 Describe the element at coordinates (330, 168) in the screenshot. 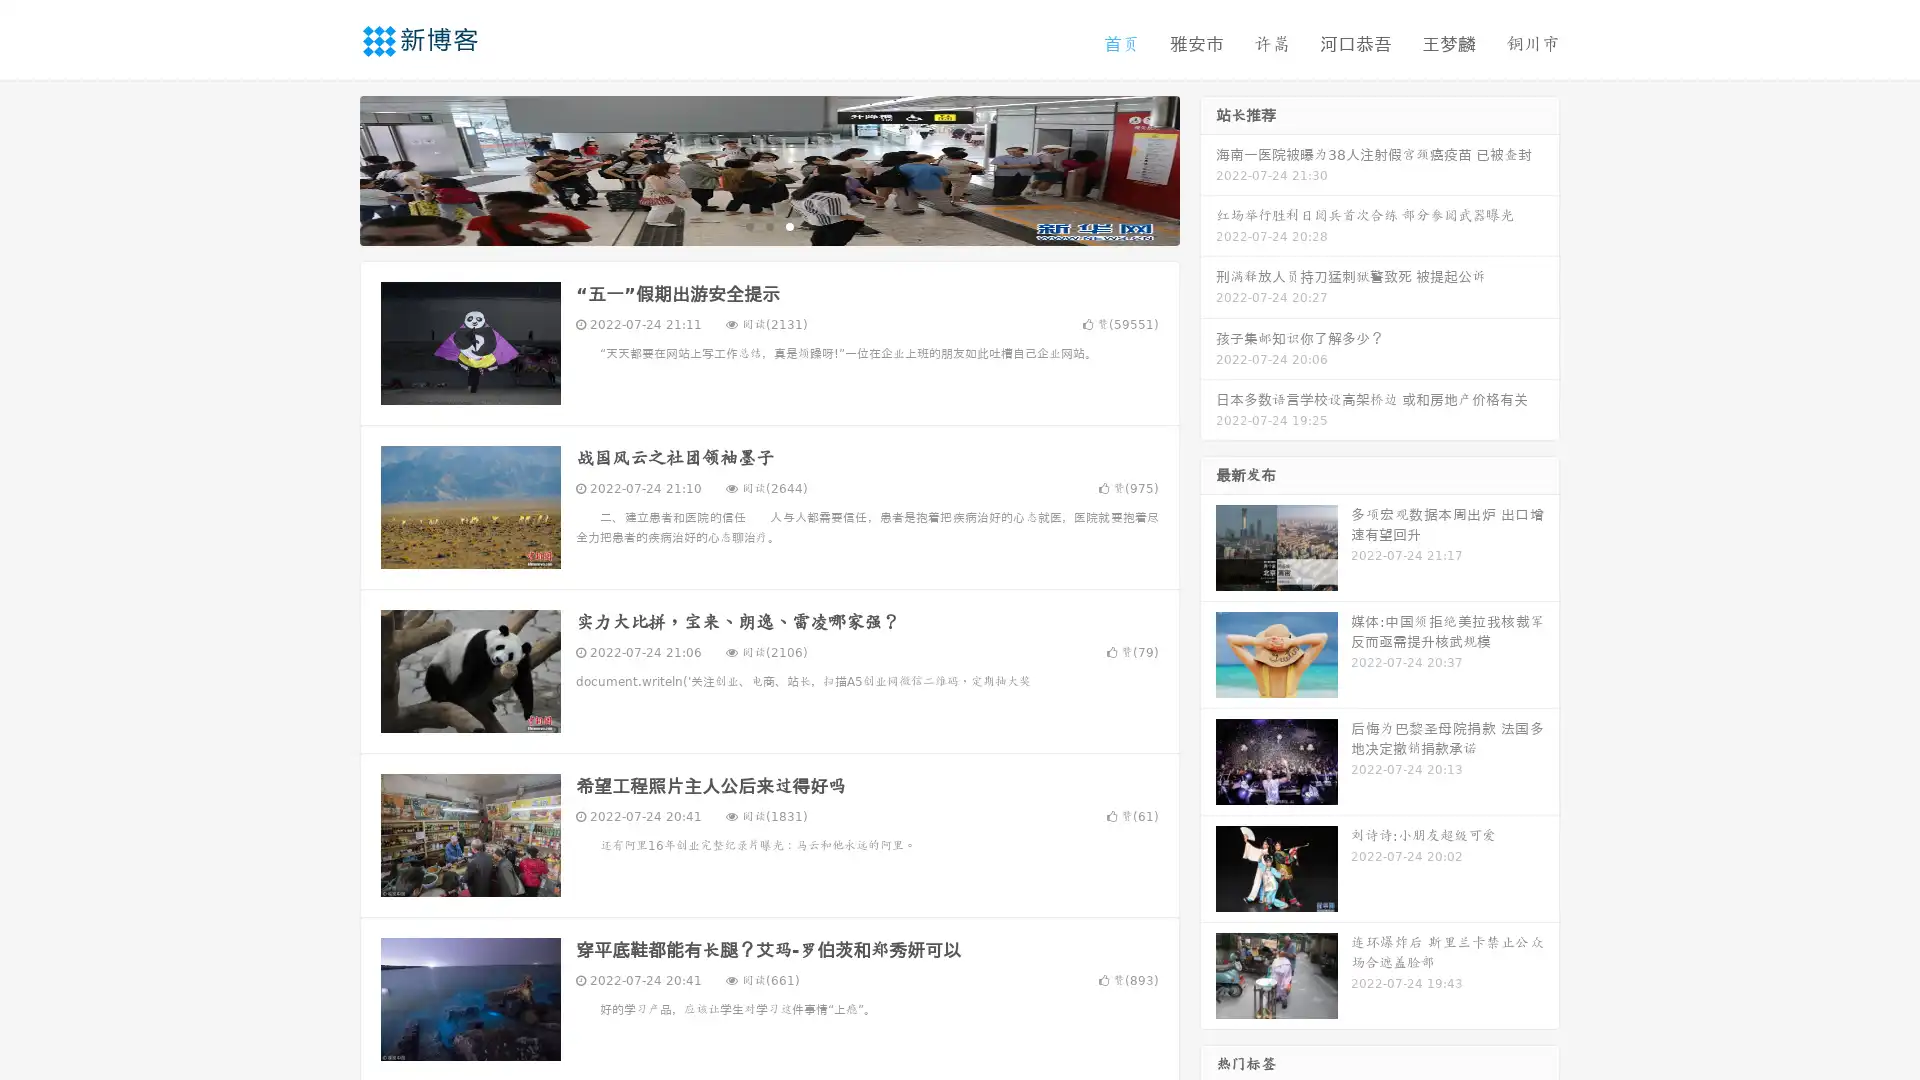

I see `Previous slide` at that location.